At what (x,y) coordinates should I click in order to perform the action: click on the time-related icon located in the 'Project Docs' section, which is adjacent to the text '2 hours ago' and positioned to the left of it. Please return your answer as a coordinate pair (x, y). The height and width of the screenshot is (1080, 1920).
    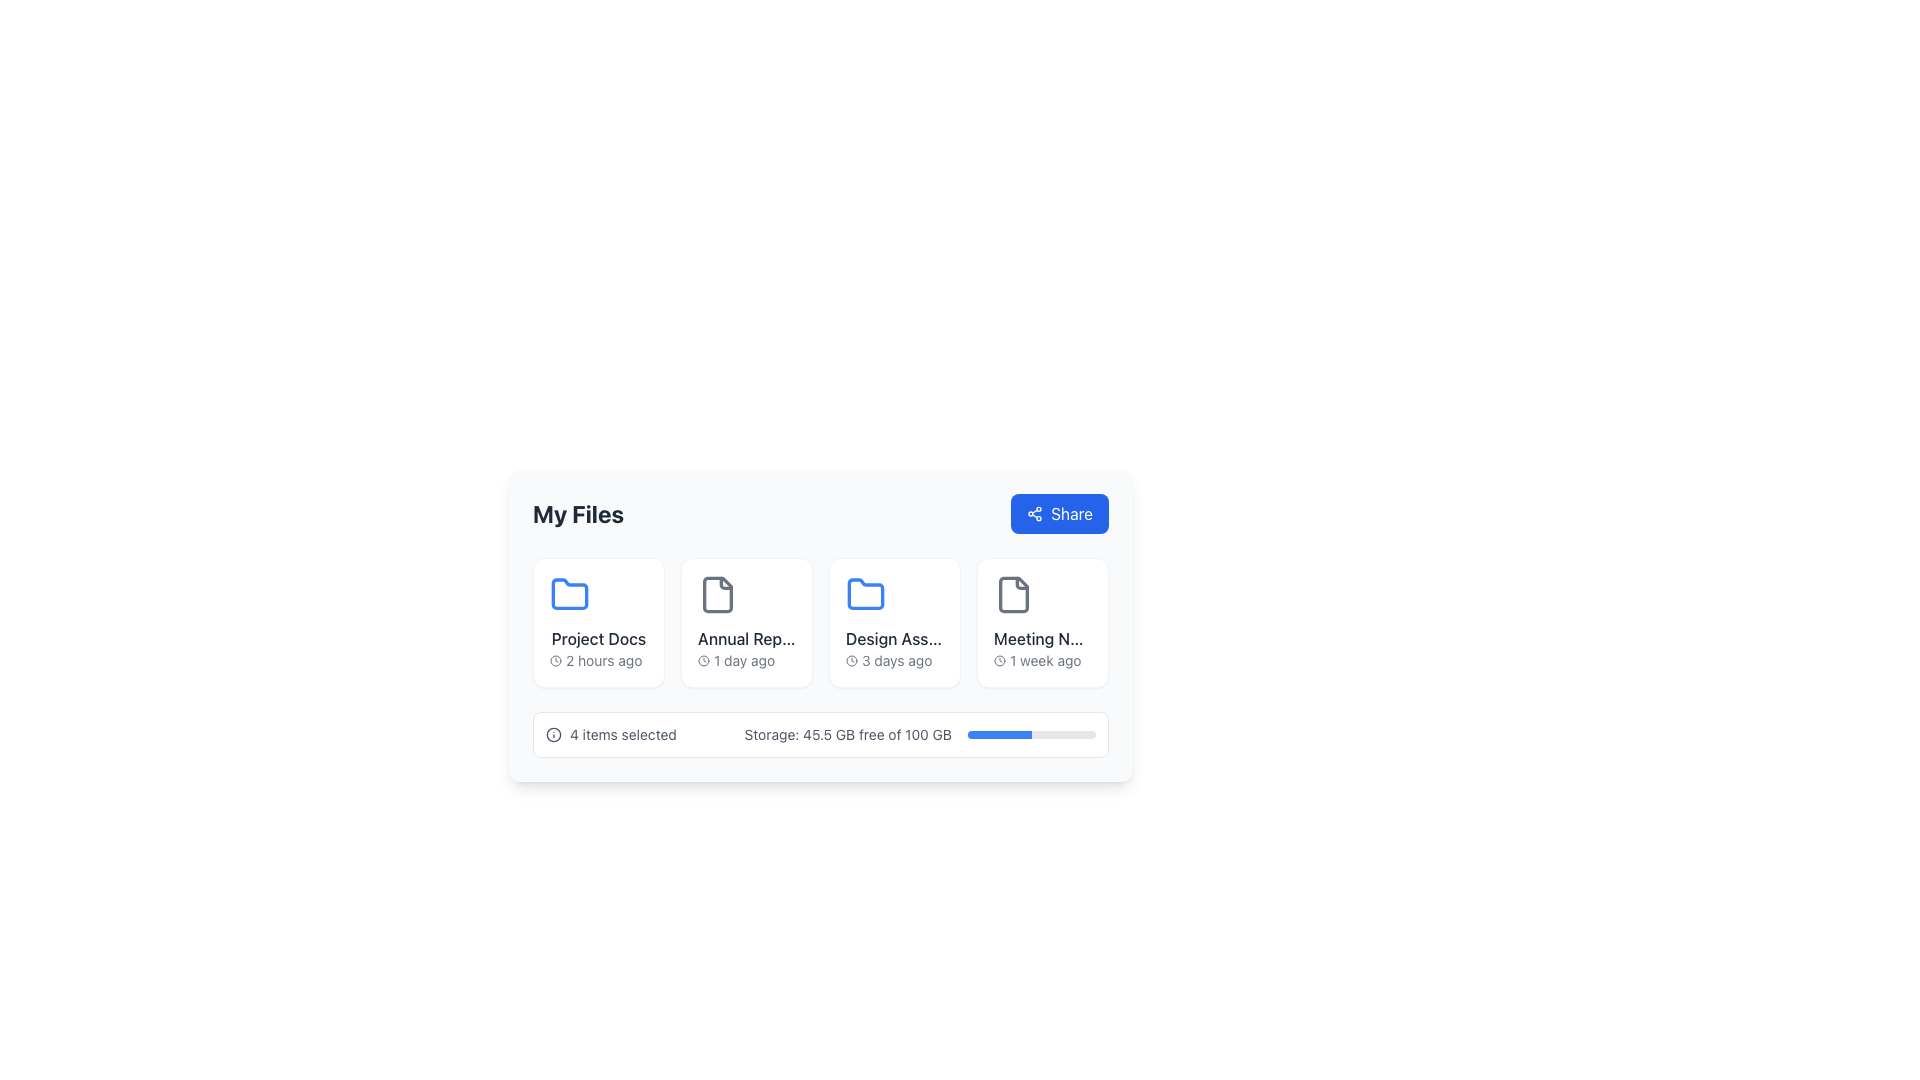
    Looking at the image, I should click on (556, 660).